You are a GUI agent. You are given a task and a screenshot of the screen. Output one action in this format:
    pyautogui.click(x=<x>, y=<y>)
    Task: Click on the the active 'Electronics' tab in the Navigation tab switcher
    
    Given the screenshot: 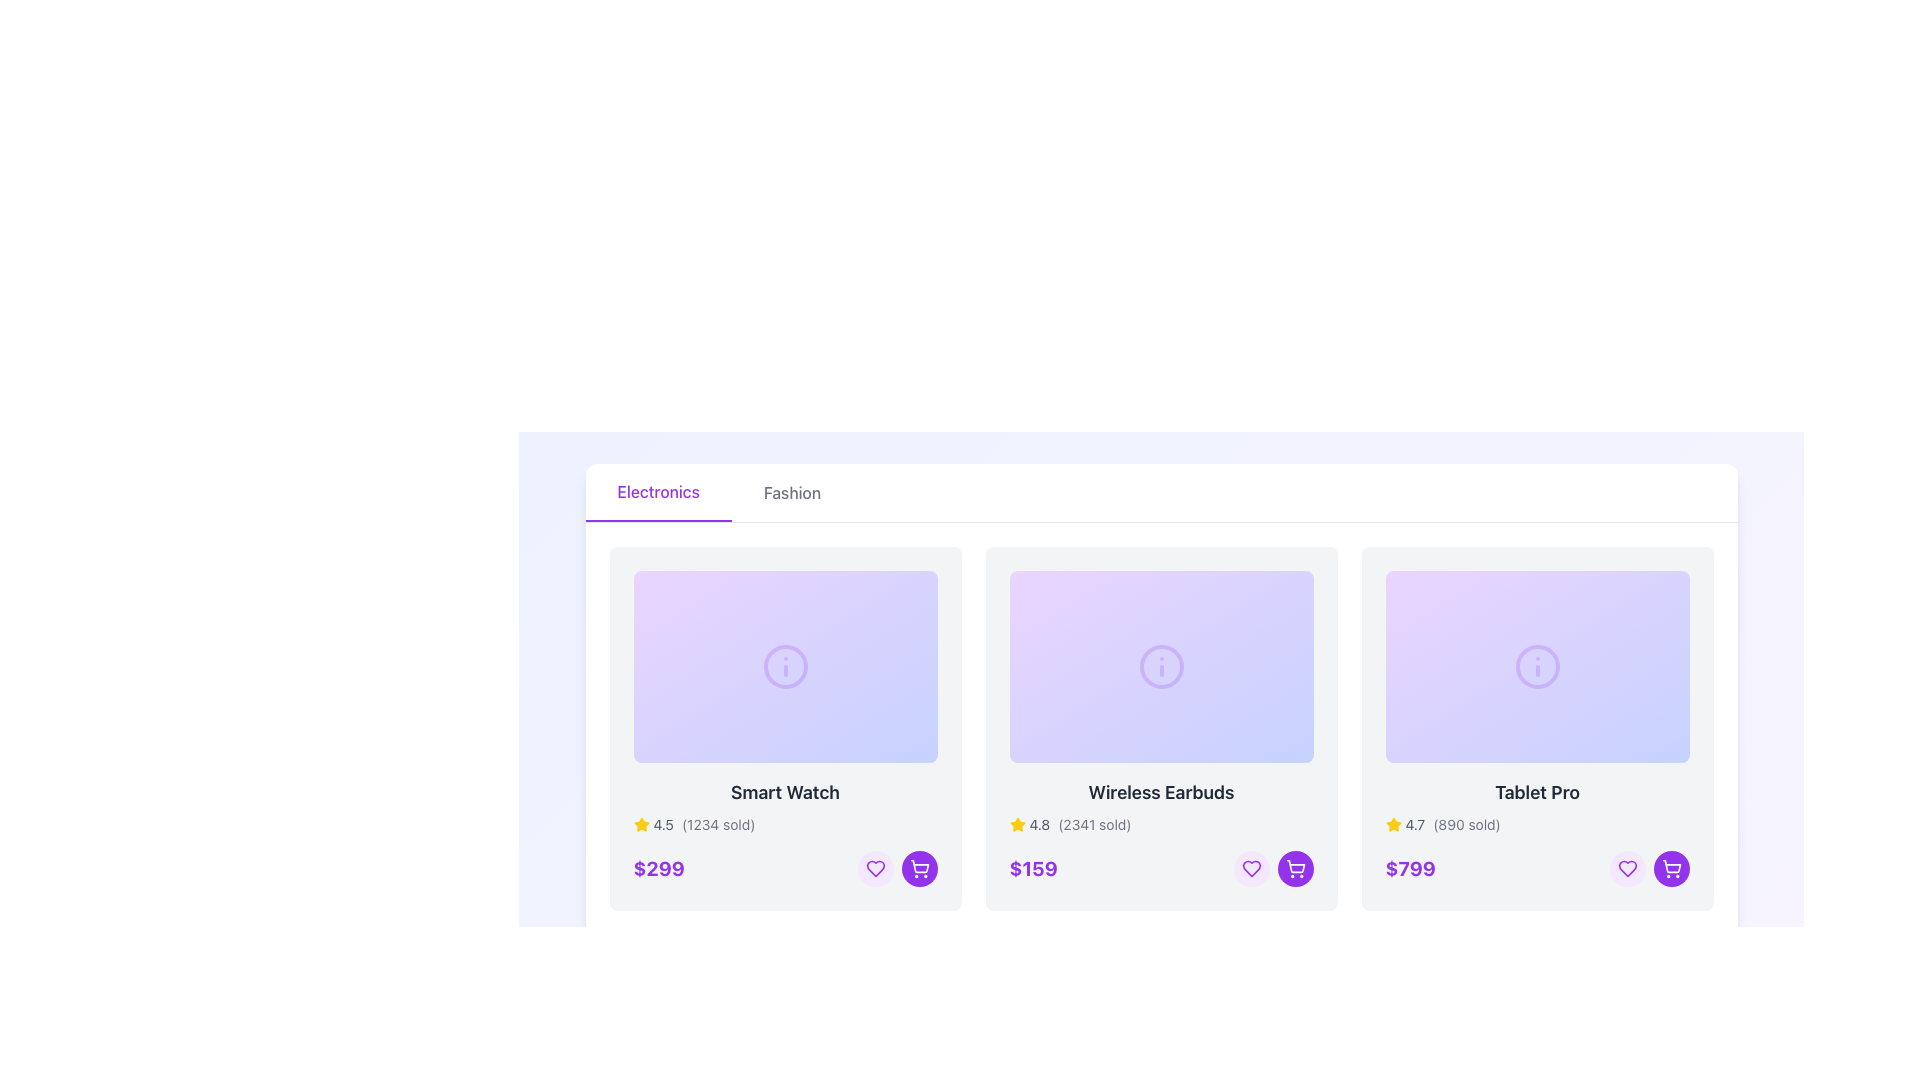 What is the action you would take?
    pyautogui.click(x=1161, y=493)
    